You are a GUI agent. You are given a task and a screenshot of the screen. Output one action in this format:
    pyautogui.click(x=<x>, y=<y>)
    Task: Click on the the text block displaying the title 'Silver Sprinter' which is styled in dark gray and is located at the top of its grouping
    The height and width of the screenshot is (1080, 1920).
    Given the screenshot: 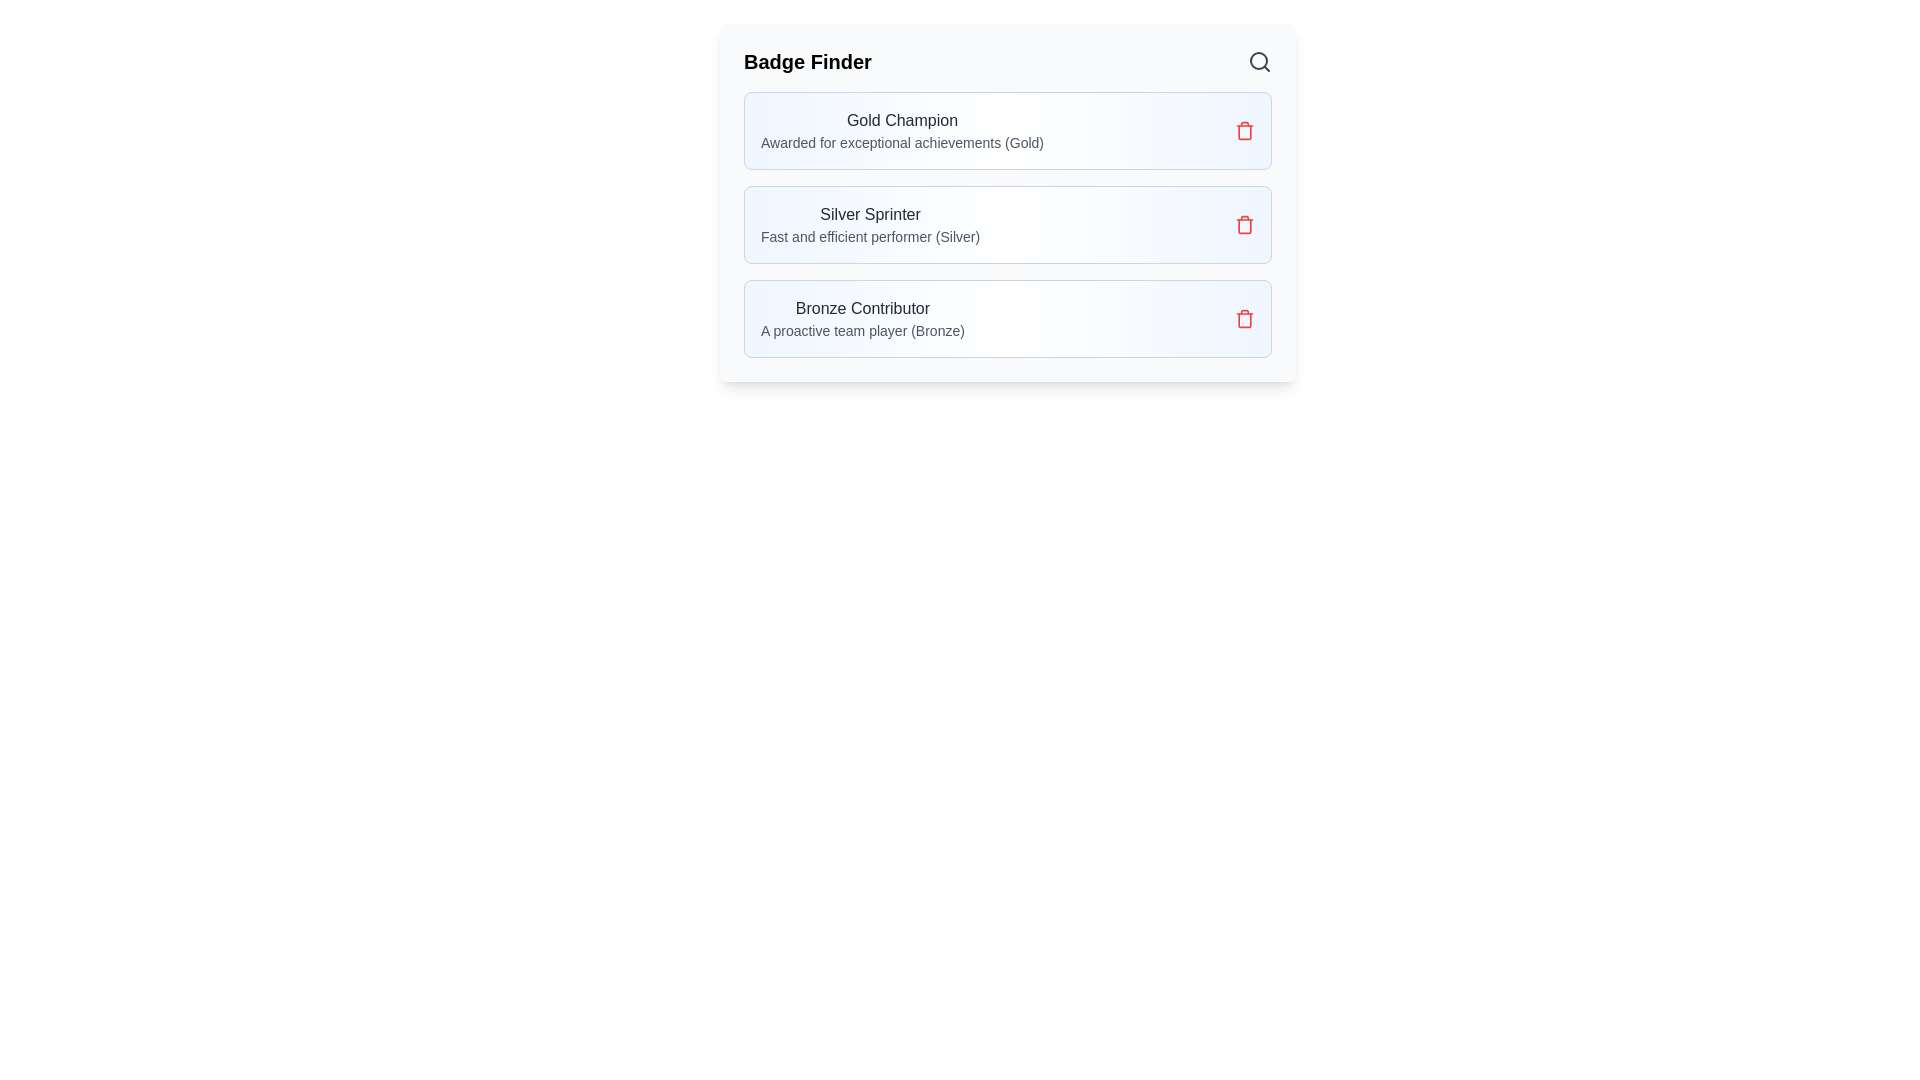 What is the action you would take?
    pyautogui.click(x=870, y=215)
    